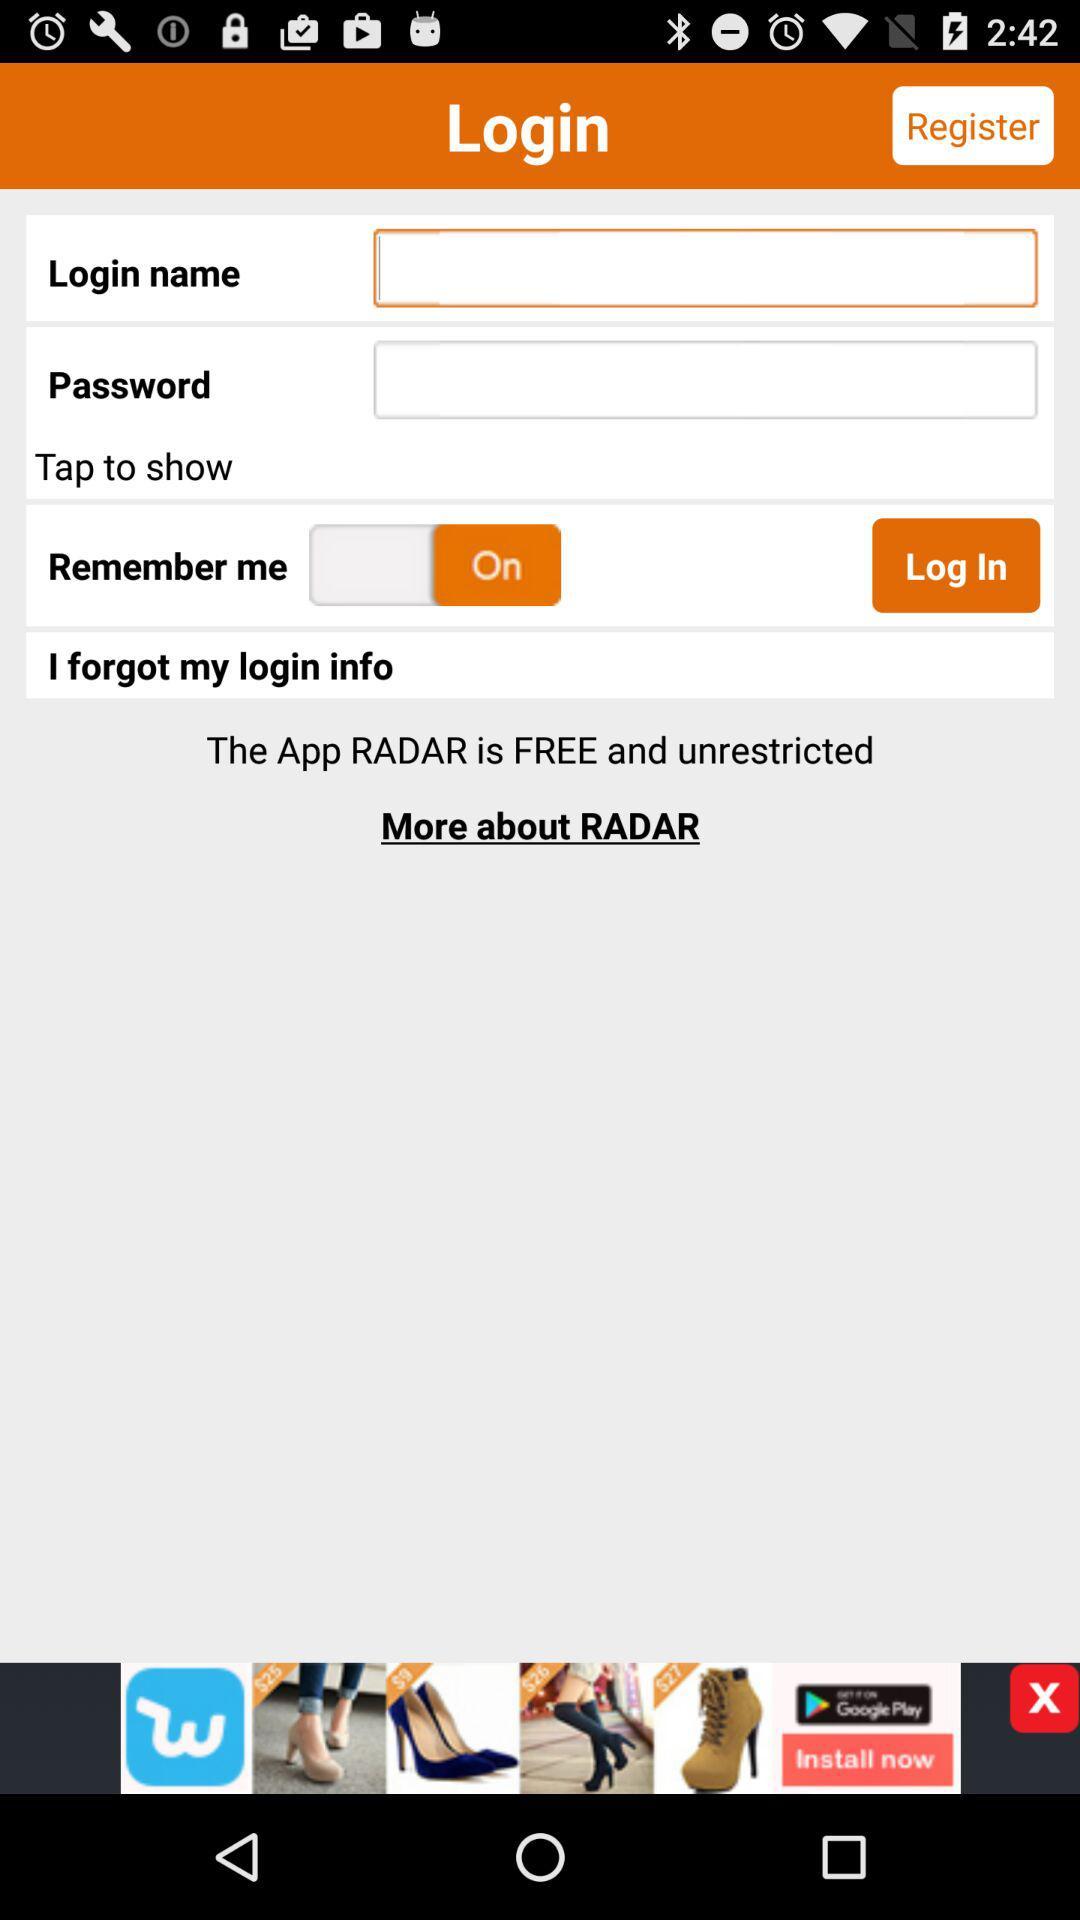 This screenshot has width=1080, height=1920. Describe the element at coordinates (1043, 1697) in the screenshot. I see `button` at that location.